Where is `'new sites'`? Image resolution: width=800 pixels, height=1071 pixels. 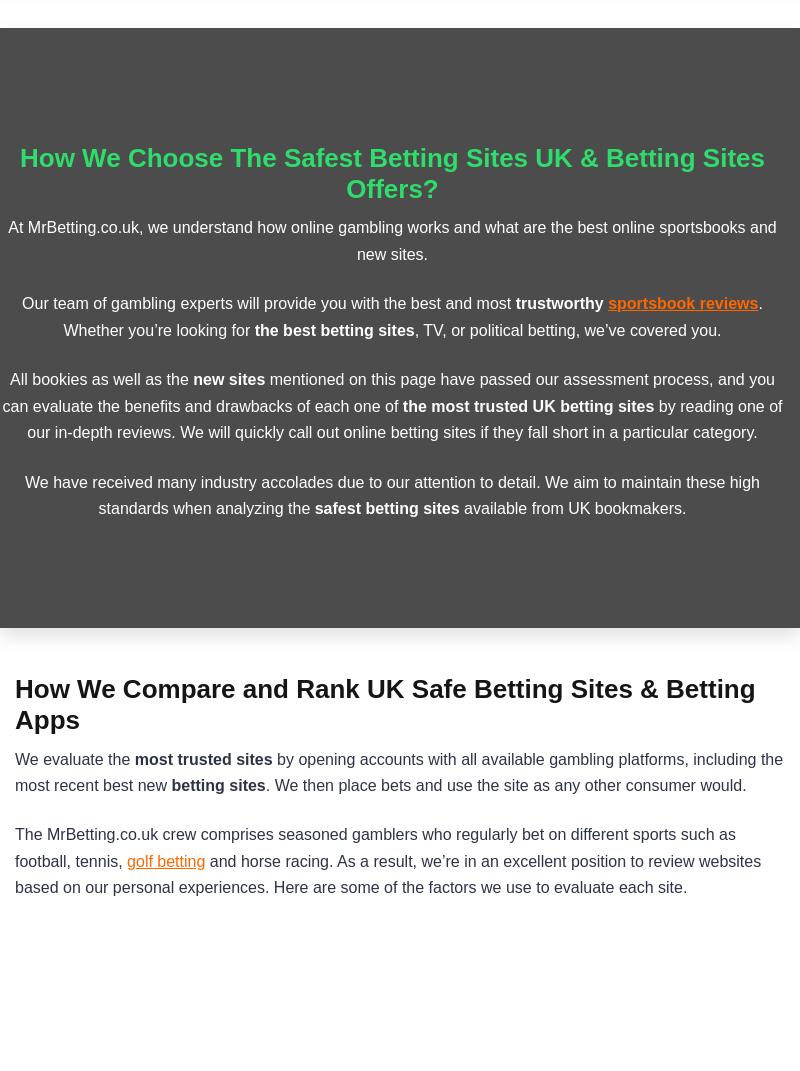 'new sites' is located at coordinates (229, 378).